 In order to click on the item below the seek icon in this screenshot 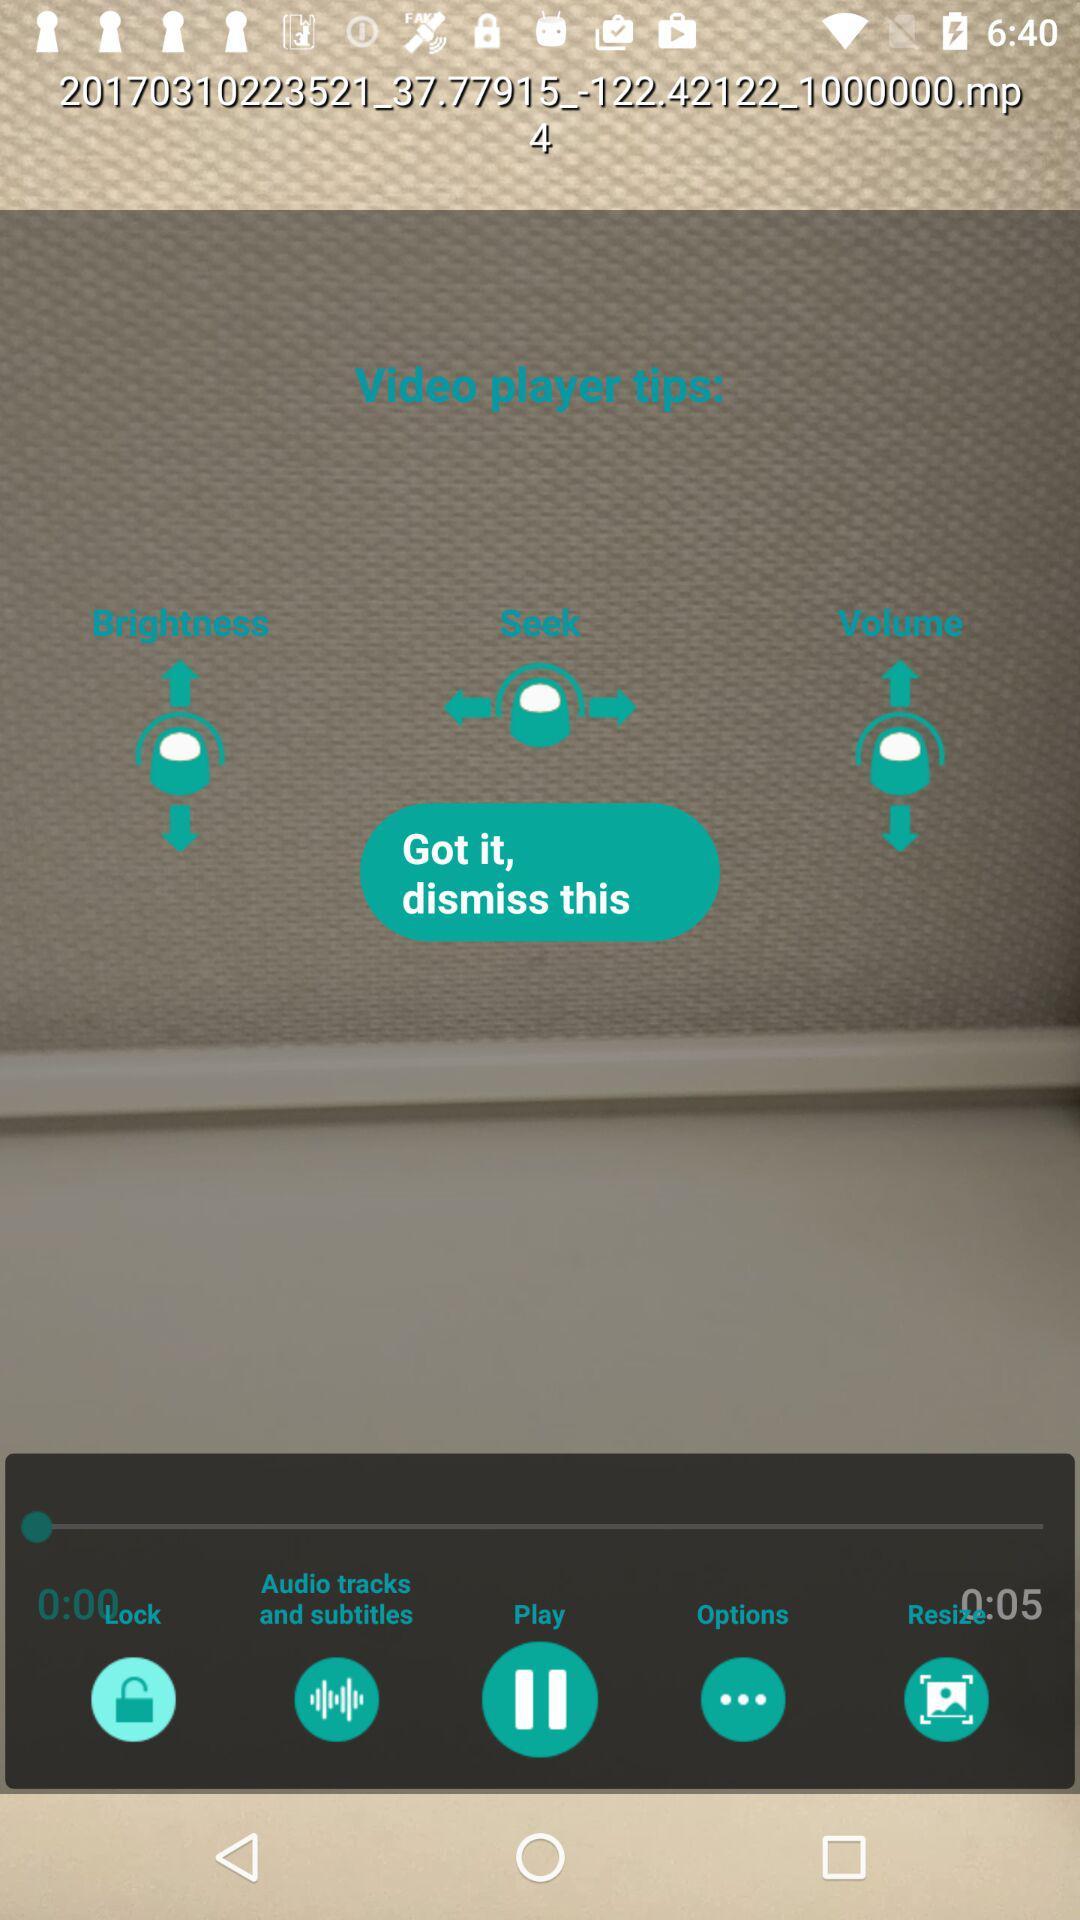, I will do `click(540, 872)`.